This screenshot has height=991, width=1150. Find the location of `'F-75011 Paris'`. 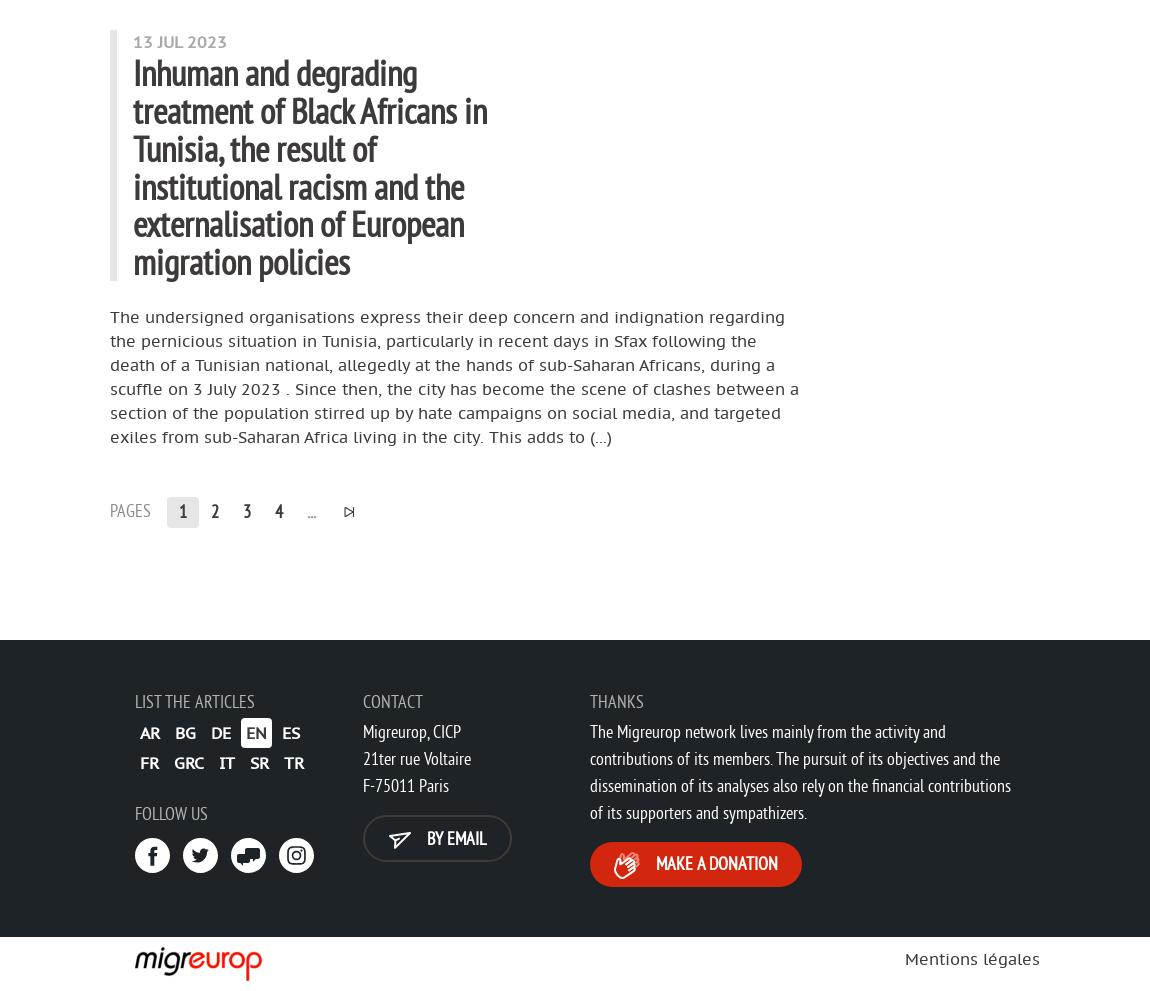

'F-75011 Paris' is located at coordinates (362, 784).